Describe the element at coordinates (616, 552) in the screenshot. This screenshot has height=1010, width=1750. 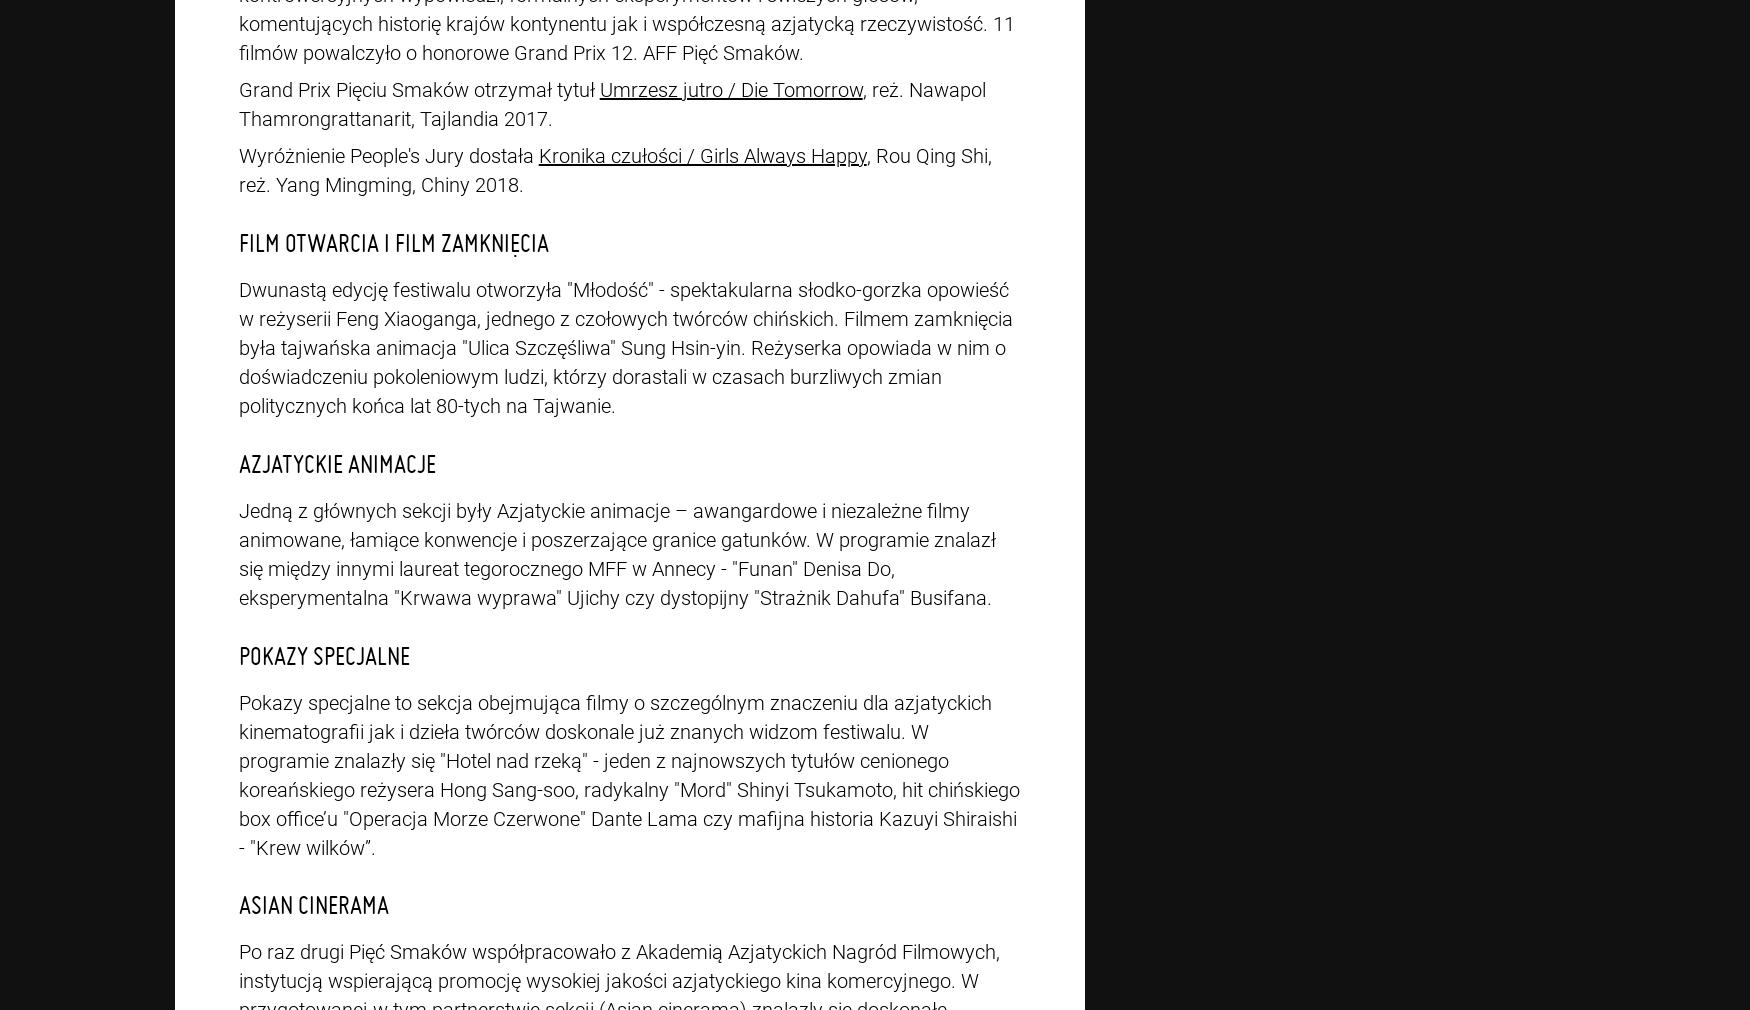
I see `'Jedną z głównych sekcji były Azjatyckie animacje – awangardowe i niezależne filmy animowane, łamiące konwencje i poszerzające granice gatunków. W programie znalazł się między innymi laureat tegorocznego MFF w Annecy - "Funan" Denisa Do, eksperymentalna "Krwawa wyprawa" Ujichy czy dystopijny "Strażnik Dahufa" Busifana.'` at that location.